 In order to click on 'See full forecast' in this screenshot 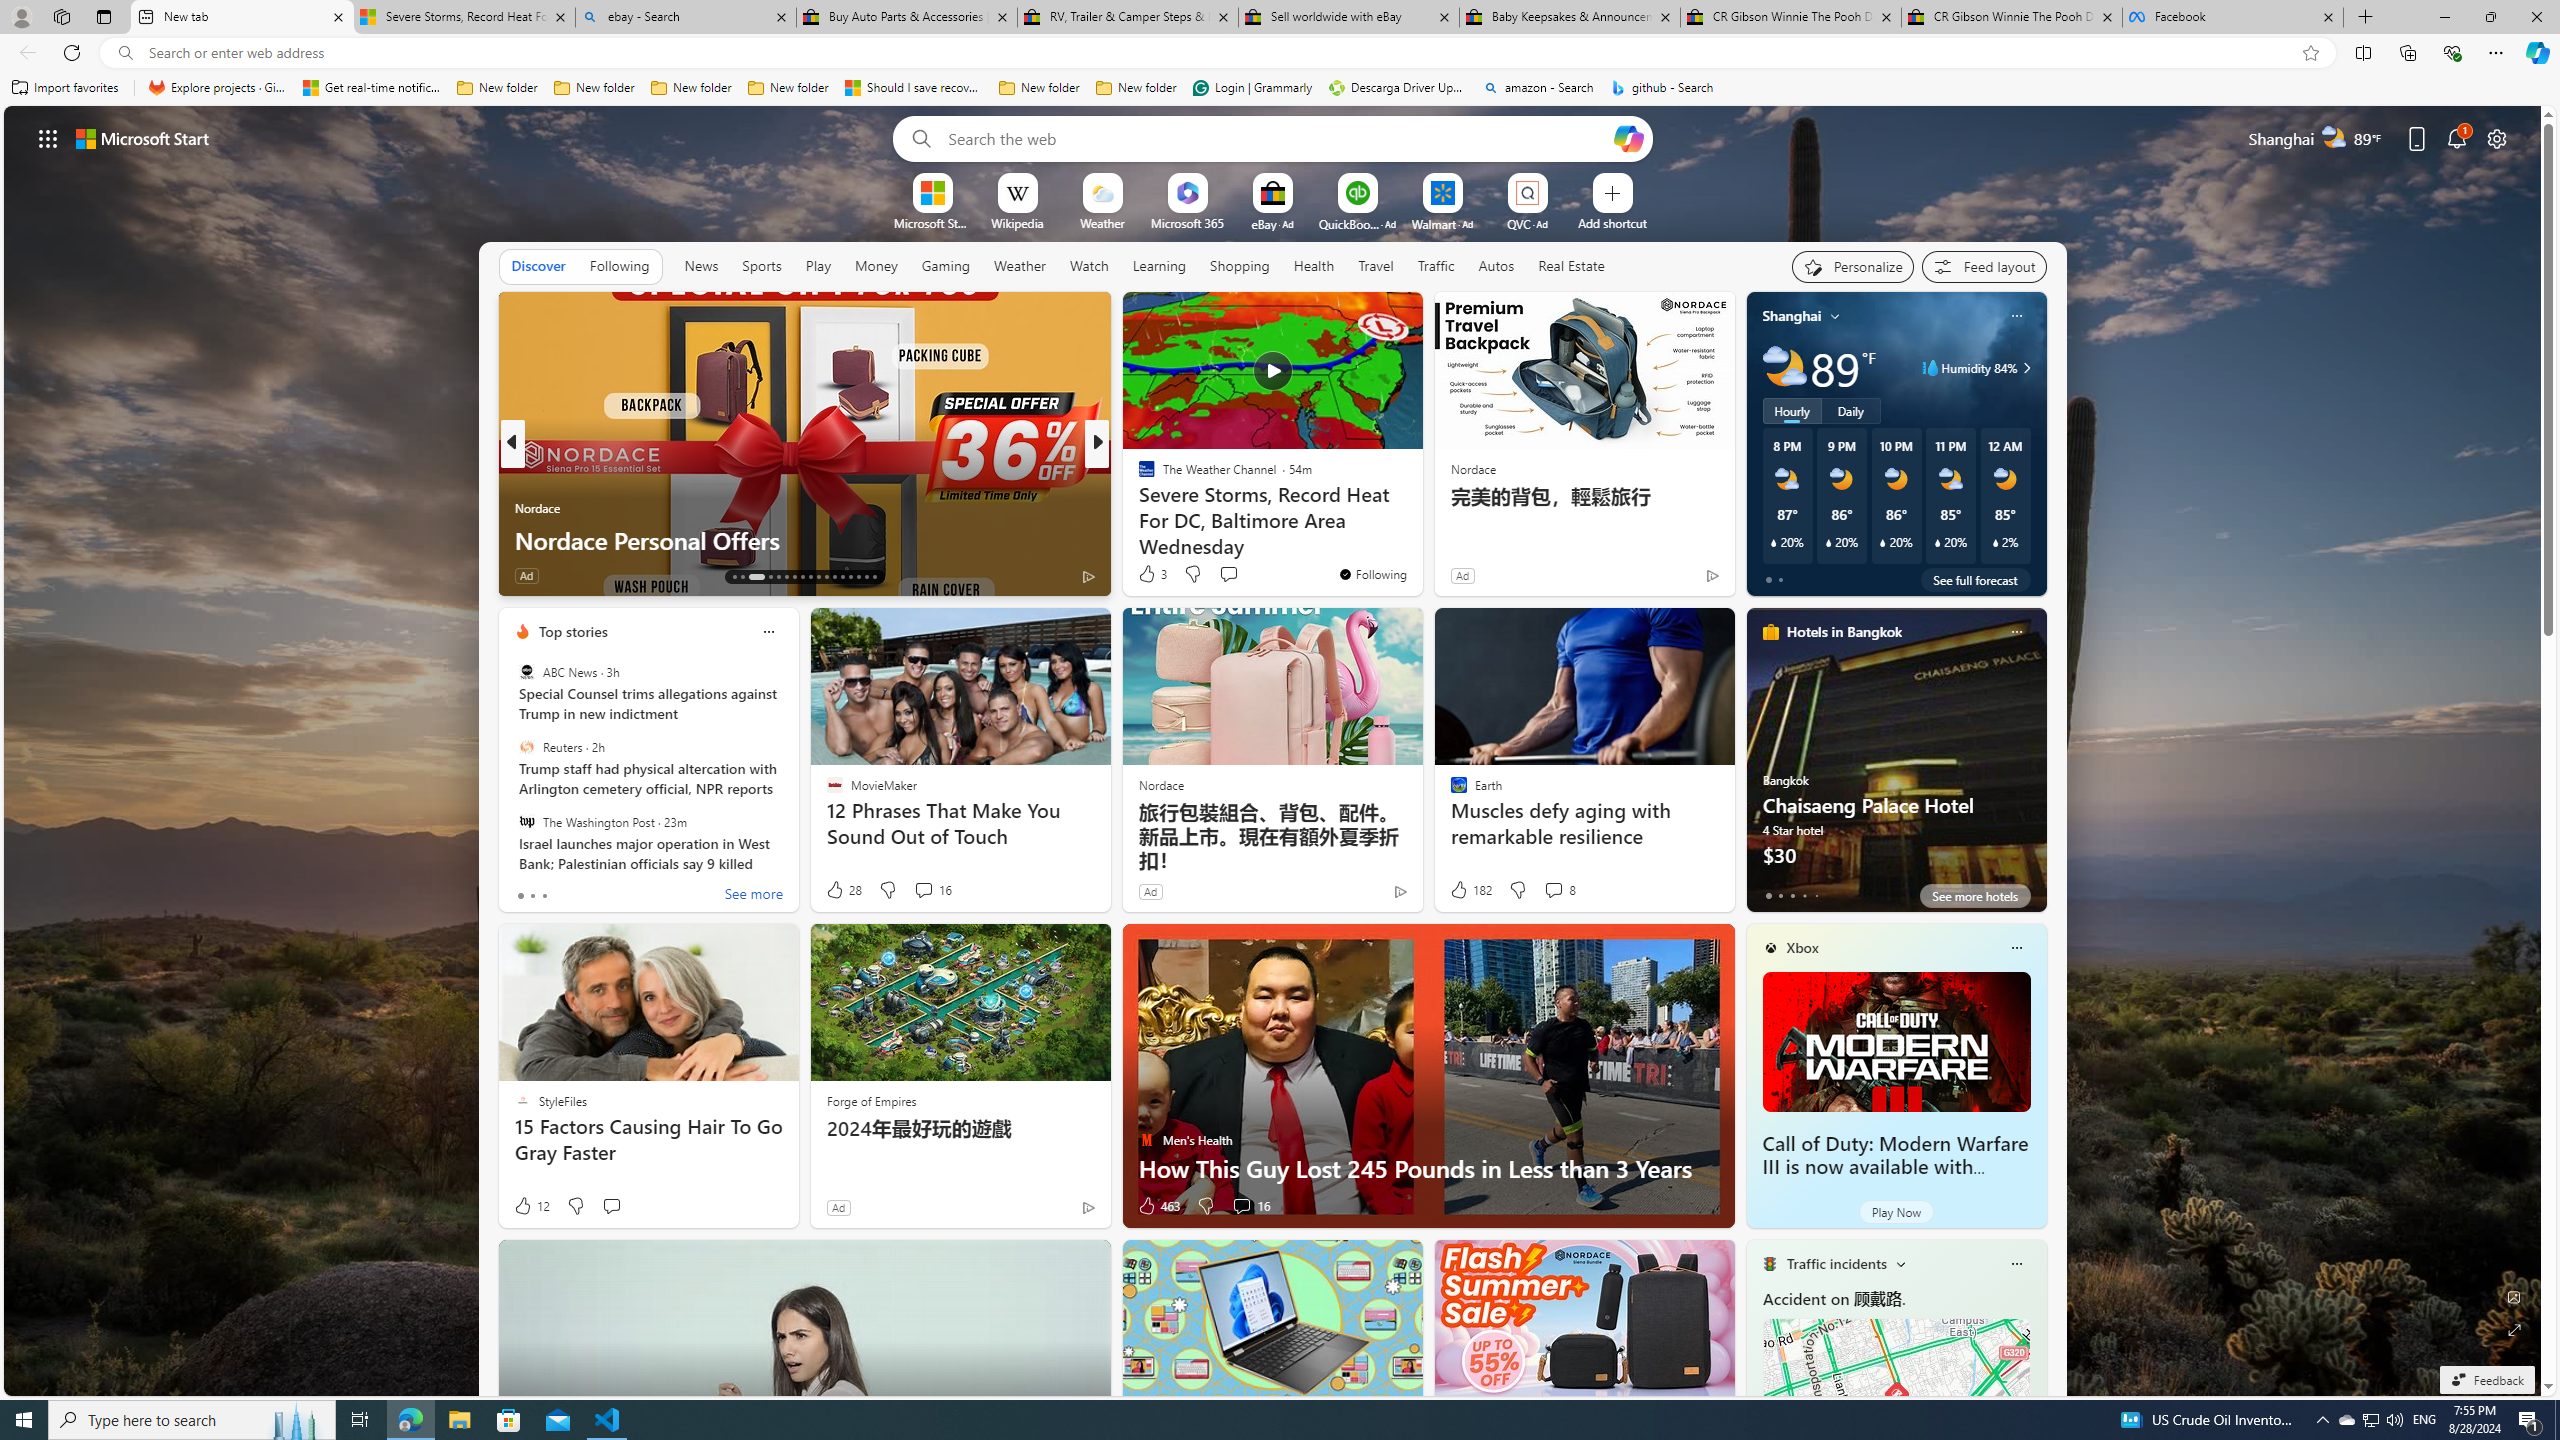, I will do `click(1974, 578)`.